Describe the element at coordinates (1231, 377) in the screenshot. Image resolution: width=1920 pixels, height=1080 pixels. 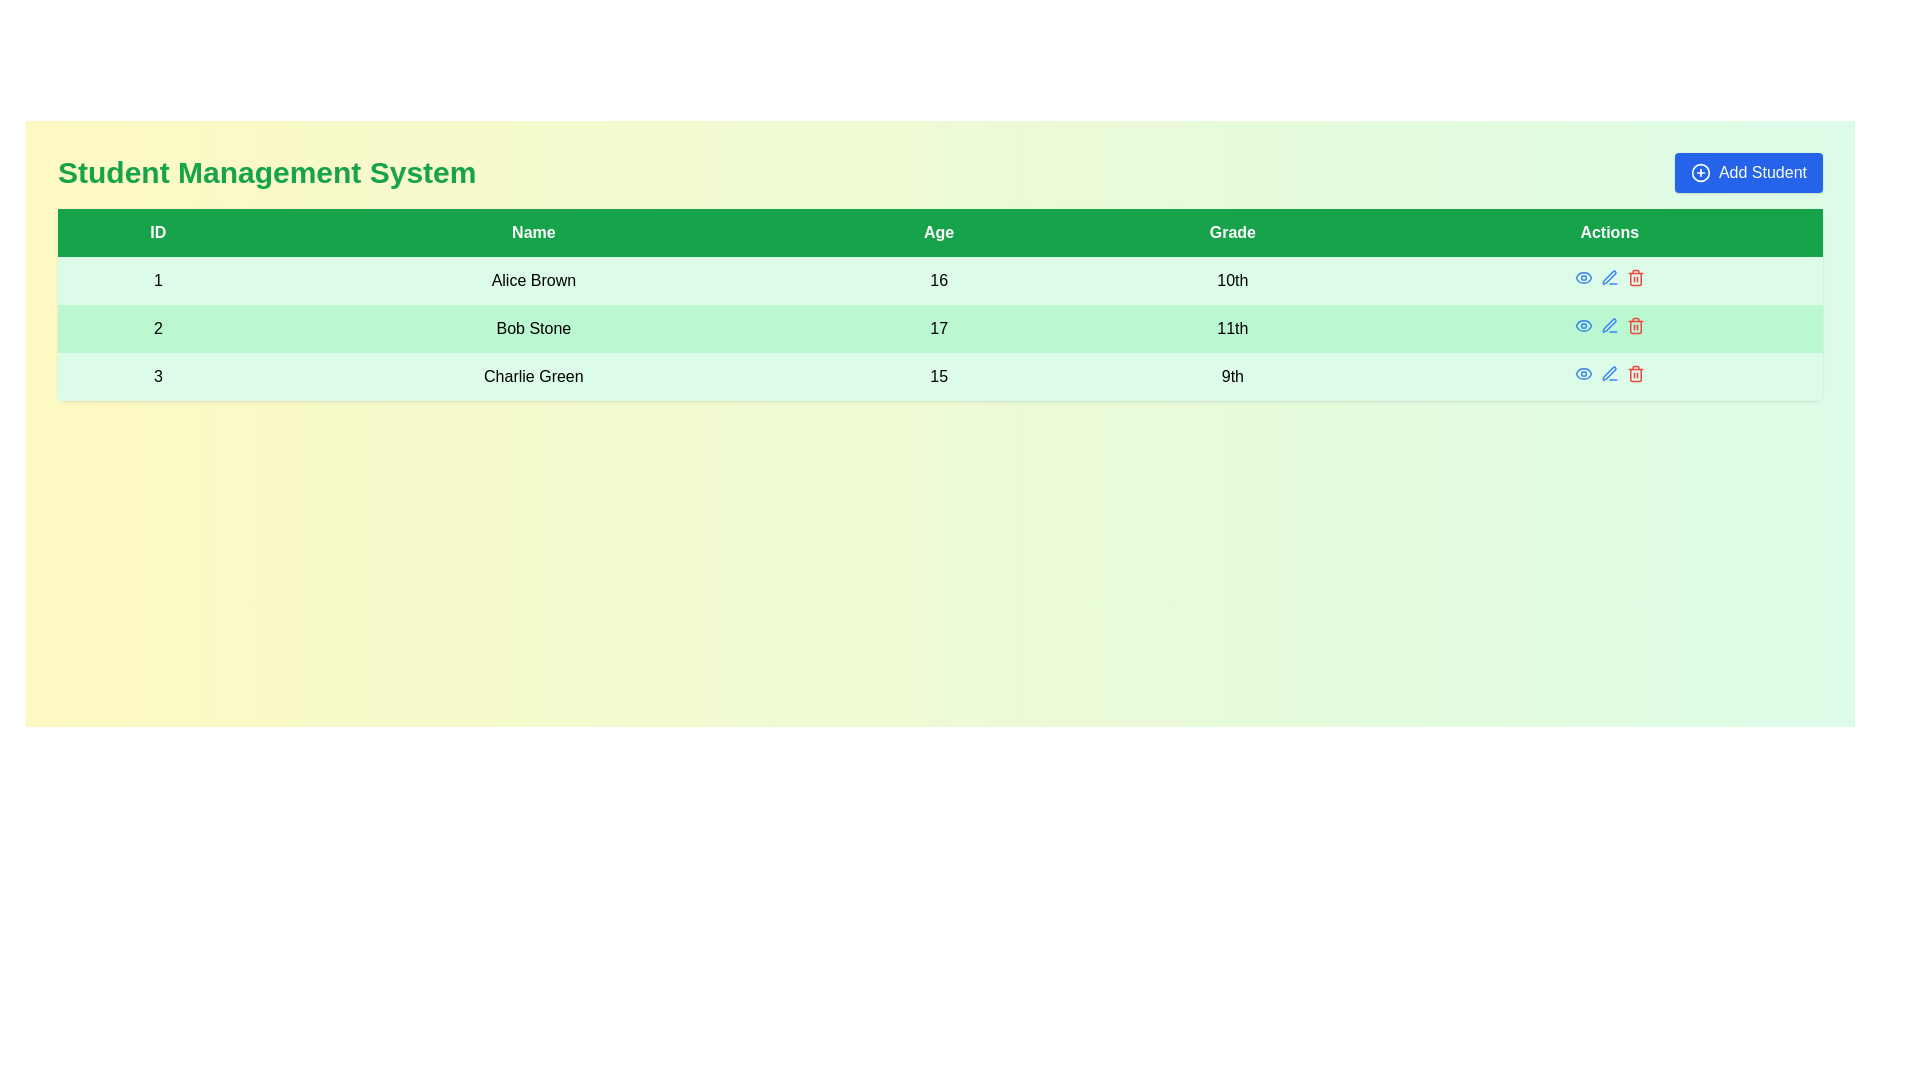
I see `the static Text label displaying the grade level information for 'Charlie Green' in the third row of the table` at that location.